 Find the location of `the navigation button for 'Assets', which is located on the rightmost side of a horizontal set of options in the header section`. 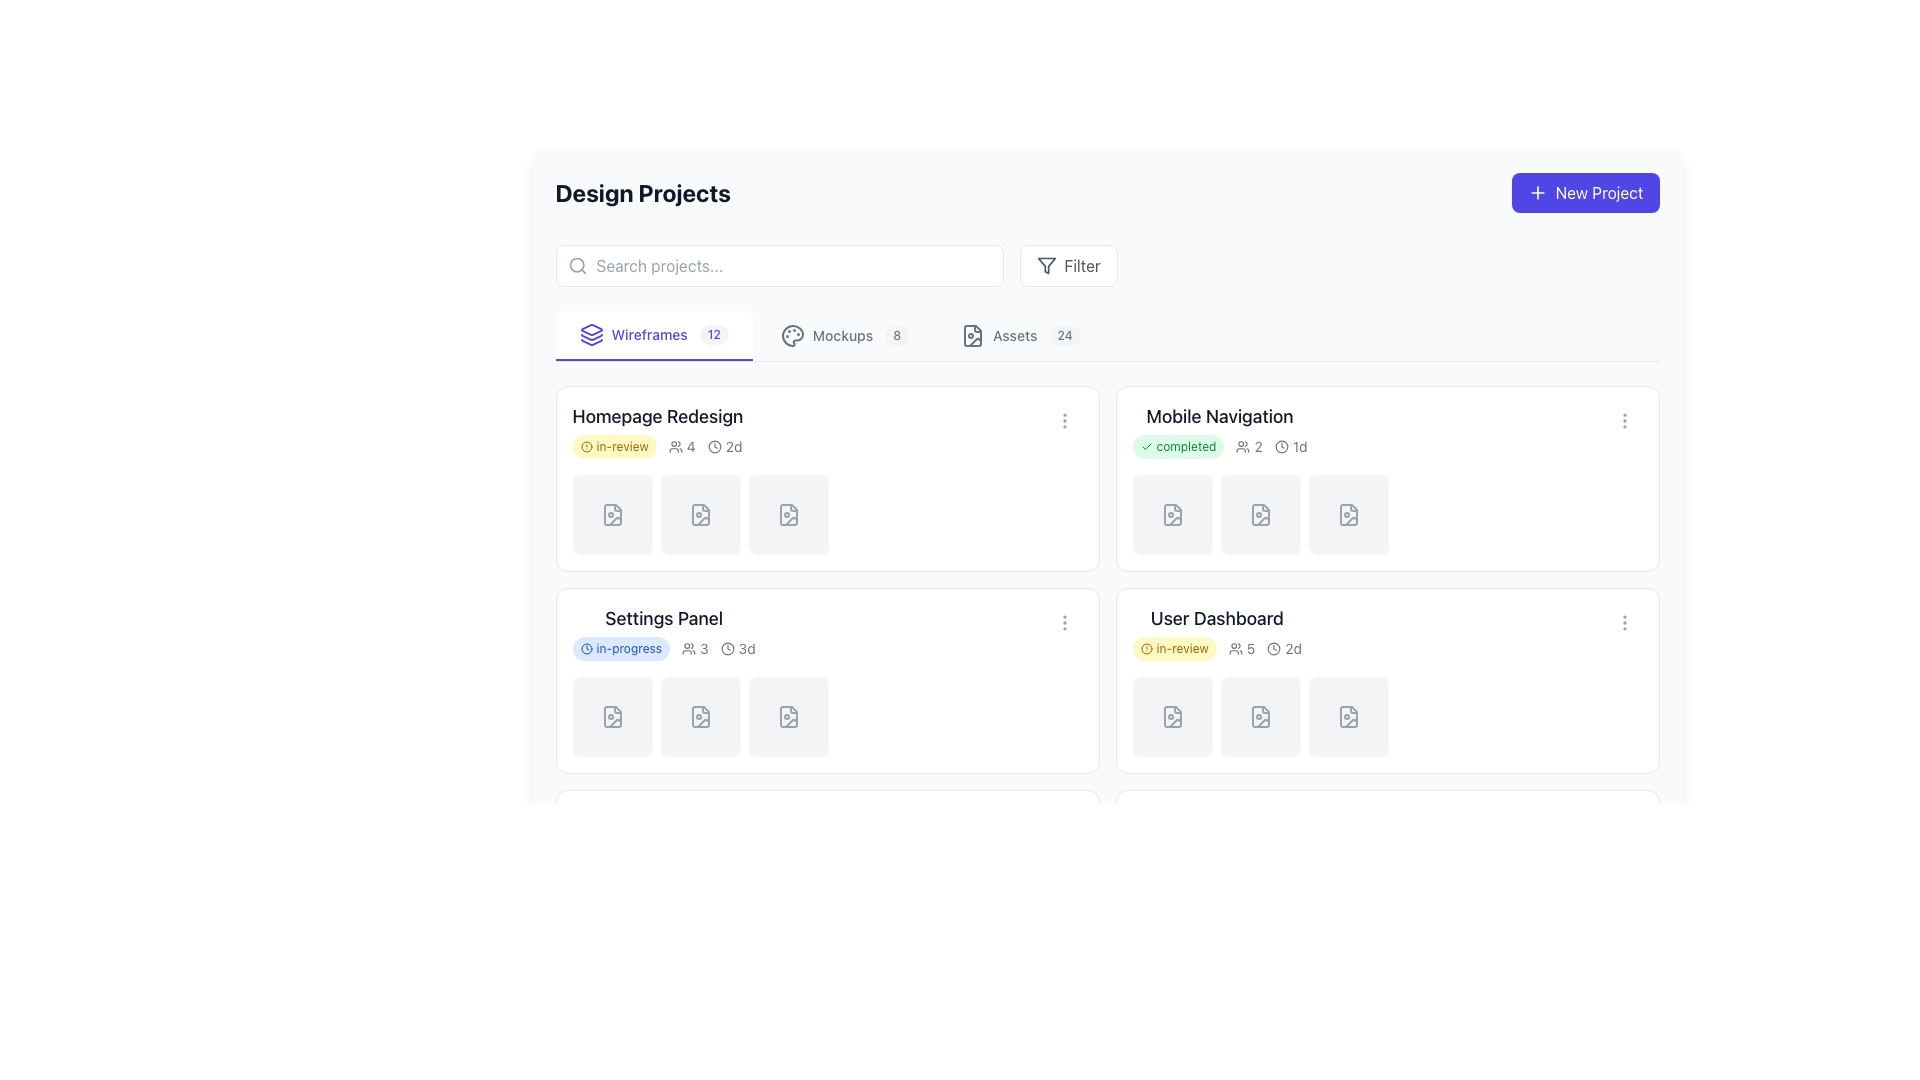

the navigation button for 'Assets', which is located on the rightmost side of a horizontal set of options in the header section is located at coordinates (1020, 334).